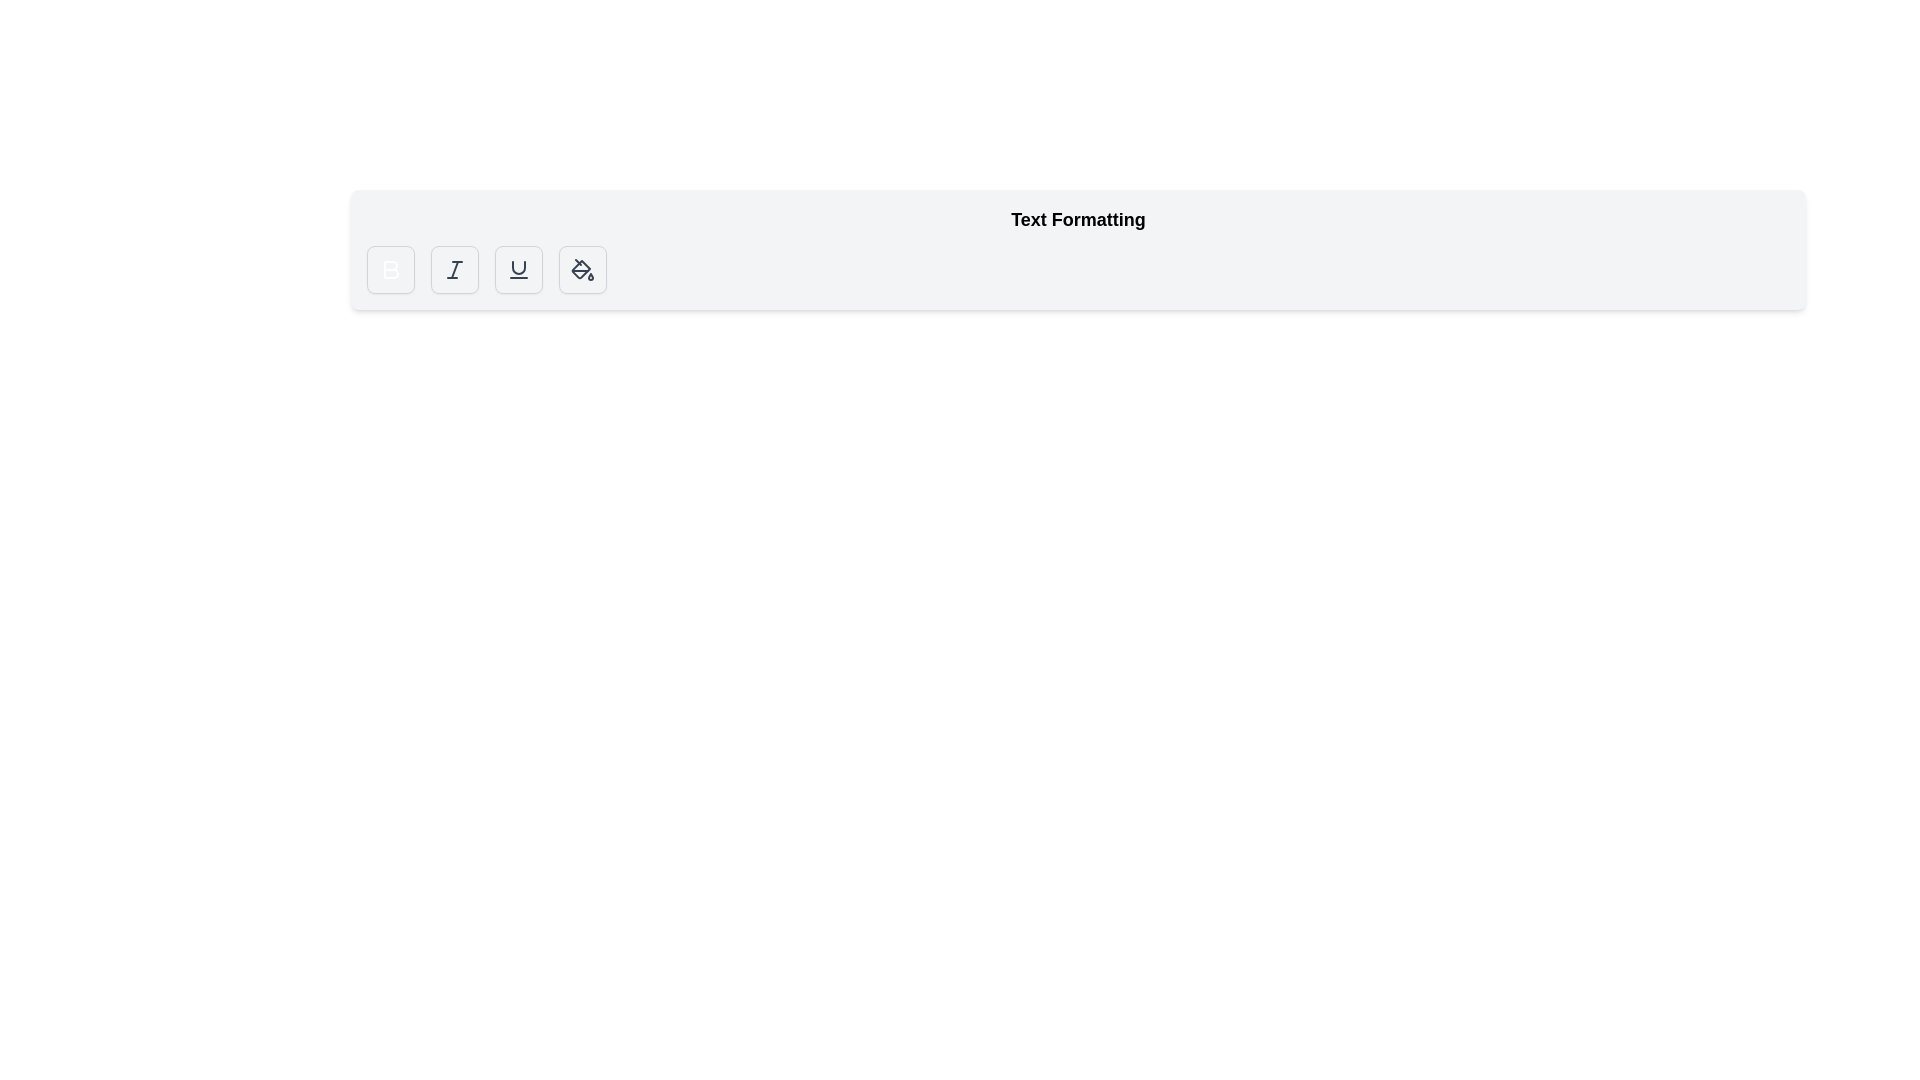 The height and width of the screenshot is (1080, 1920). What do you see at coordinates (581, 270) in the screenshot?
I see `the fifth button from the left in the toolbar, which is a rounded square button with a gray outline and a paint bucket symbol` at bounding box center [581, 270].